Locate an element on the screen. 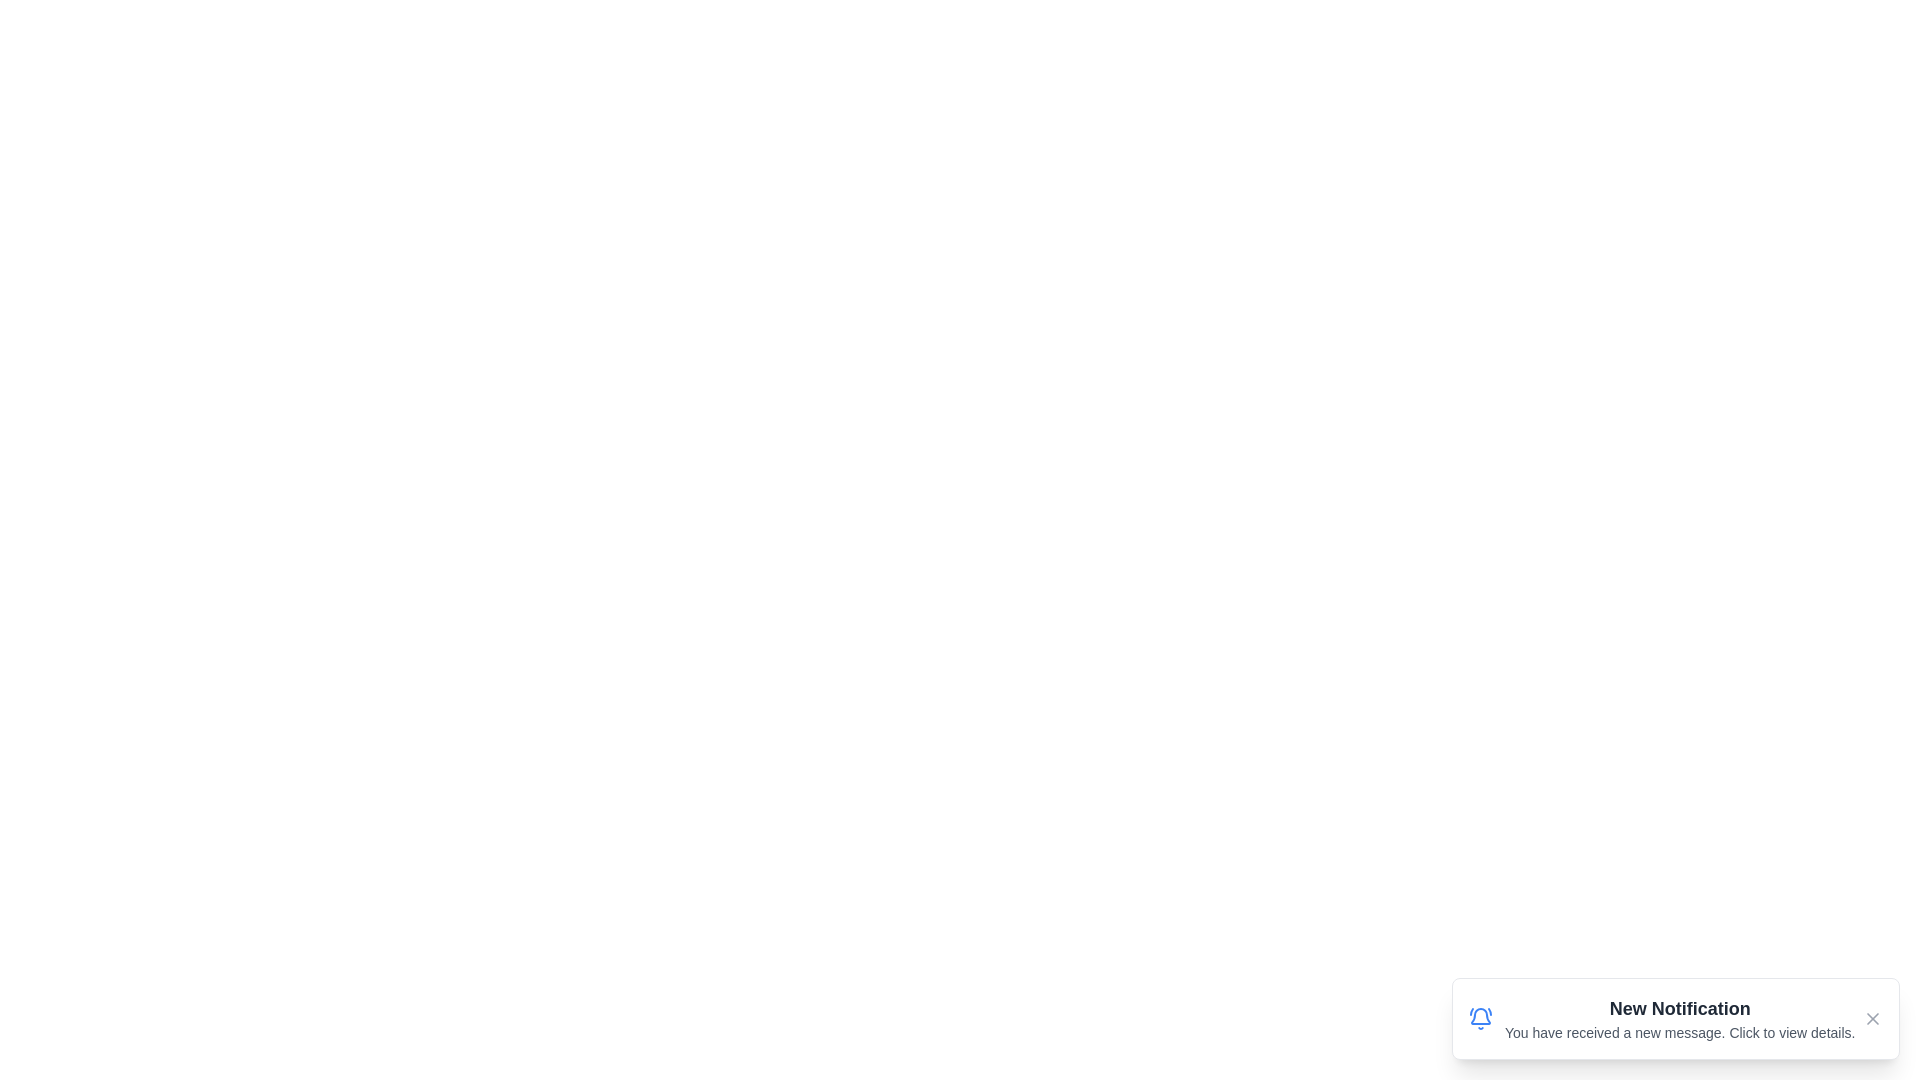 The height and width of the screenshot is (1080, 1920). the close icon represented by an 'X' shaped icon at the top-right corner of the notification bar is located at coordinates (1871, 1018).